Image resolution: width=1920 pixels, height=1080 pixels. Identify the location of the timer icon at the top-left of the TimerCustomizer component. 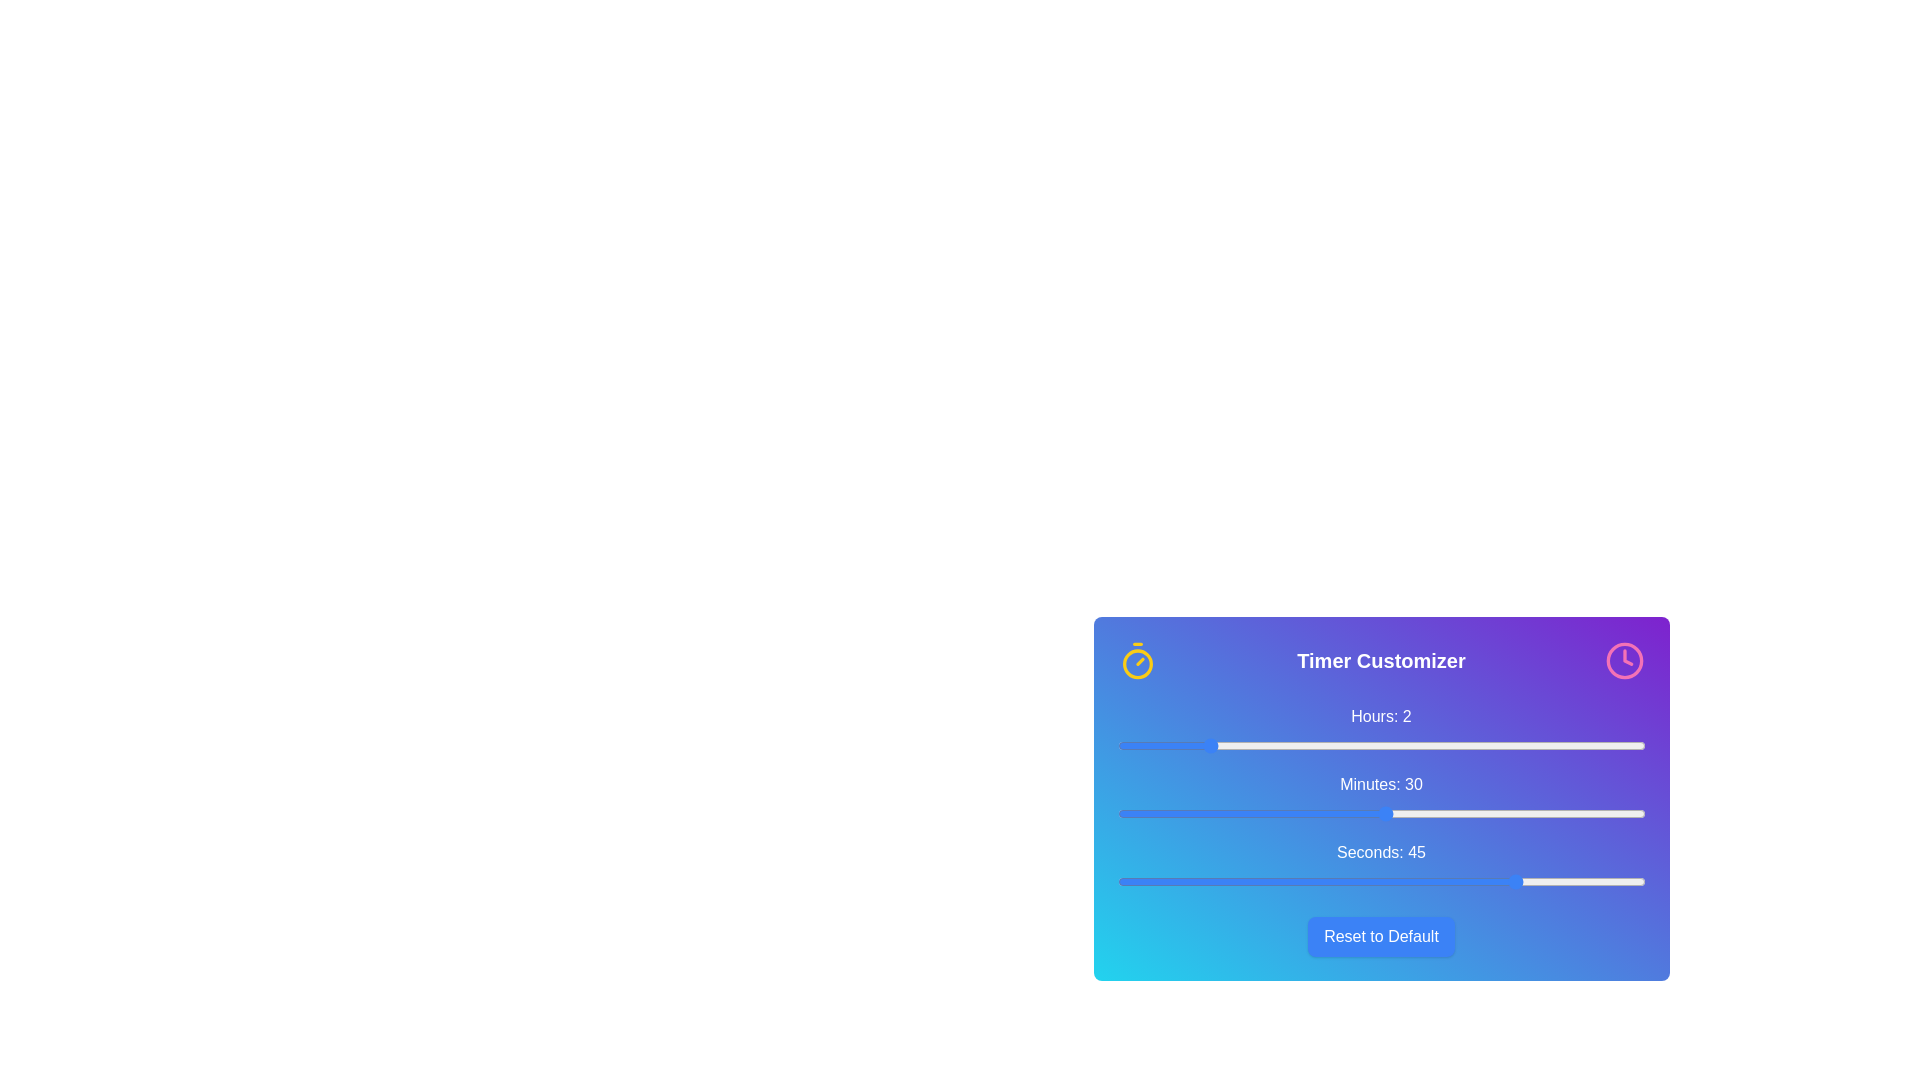
(1137, 660).